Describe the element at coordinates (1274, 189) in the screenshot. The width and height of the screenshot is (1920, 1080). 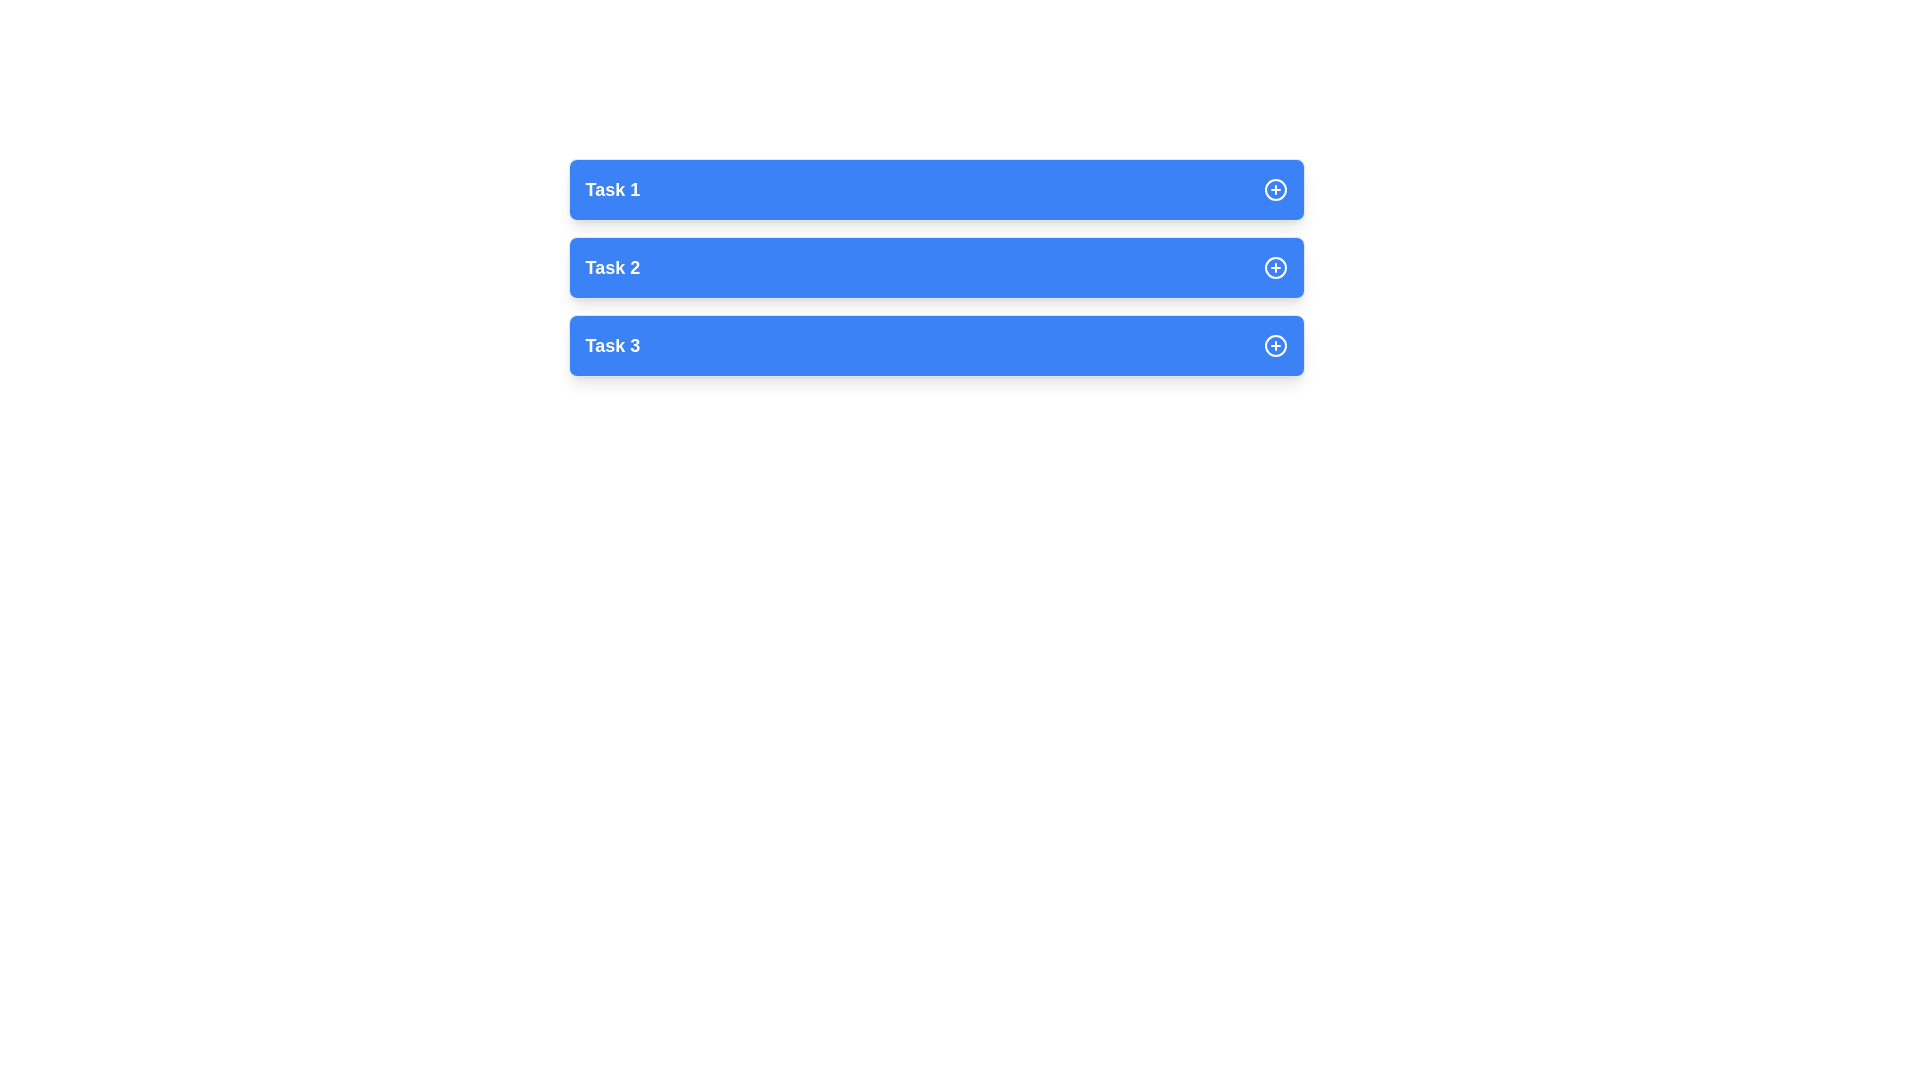
I see `the circular plus icon button located at the far right end of the first row labeled 'Task 1'` at that location.